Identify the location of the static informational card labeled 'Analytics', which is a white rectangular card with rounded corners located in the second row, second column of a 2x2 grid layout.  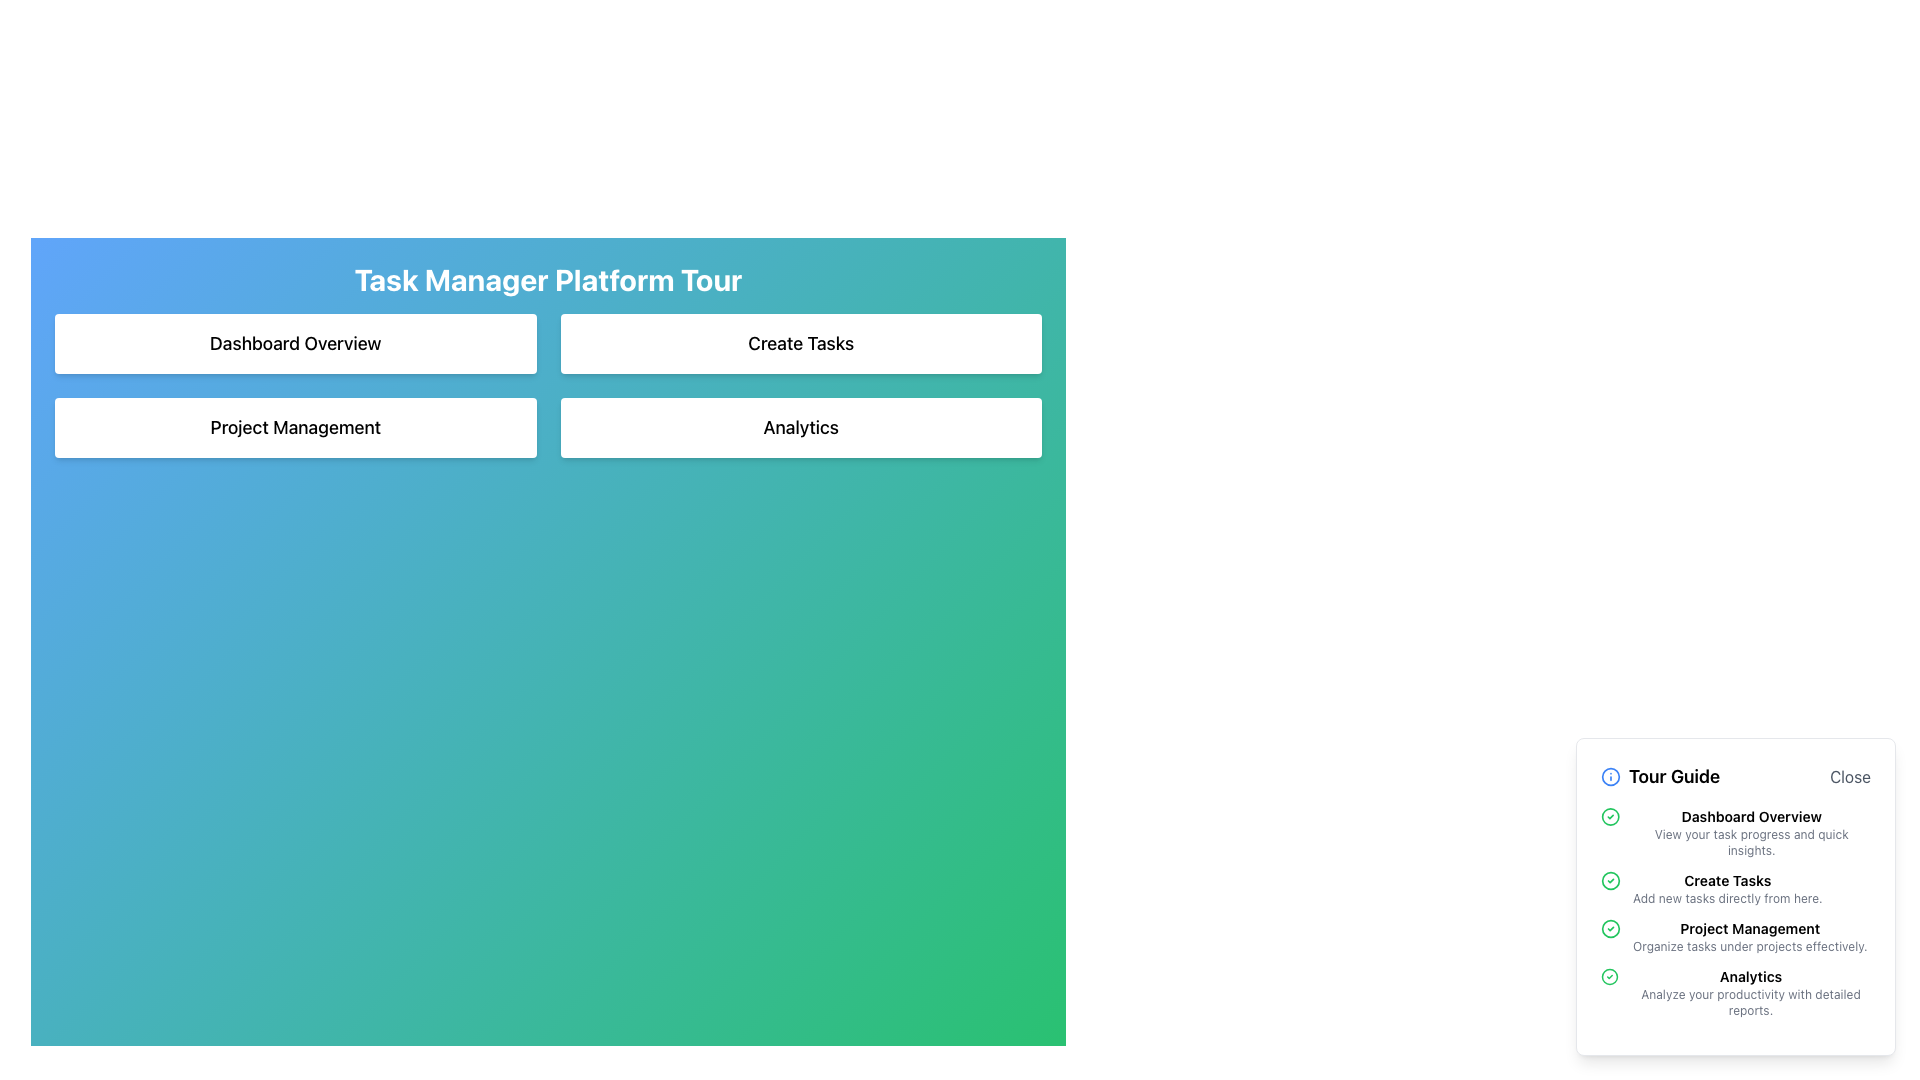
(801, 427).